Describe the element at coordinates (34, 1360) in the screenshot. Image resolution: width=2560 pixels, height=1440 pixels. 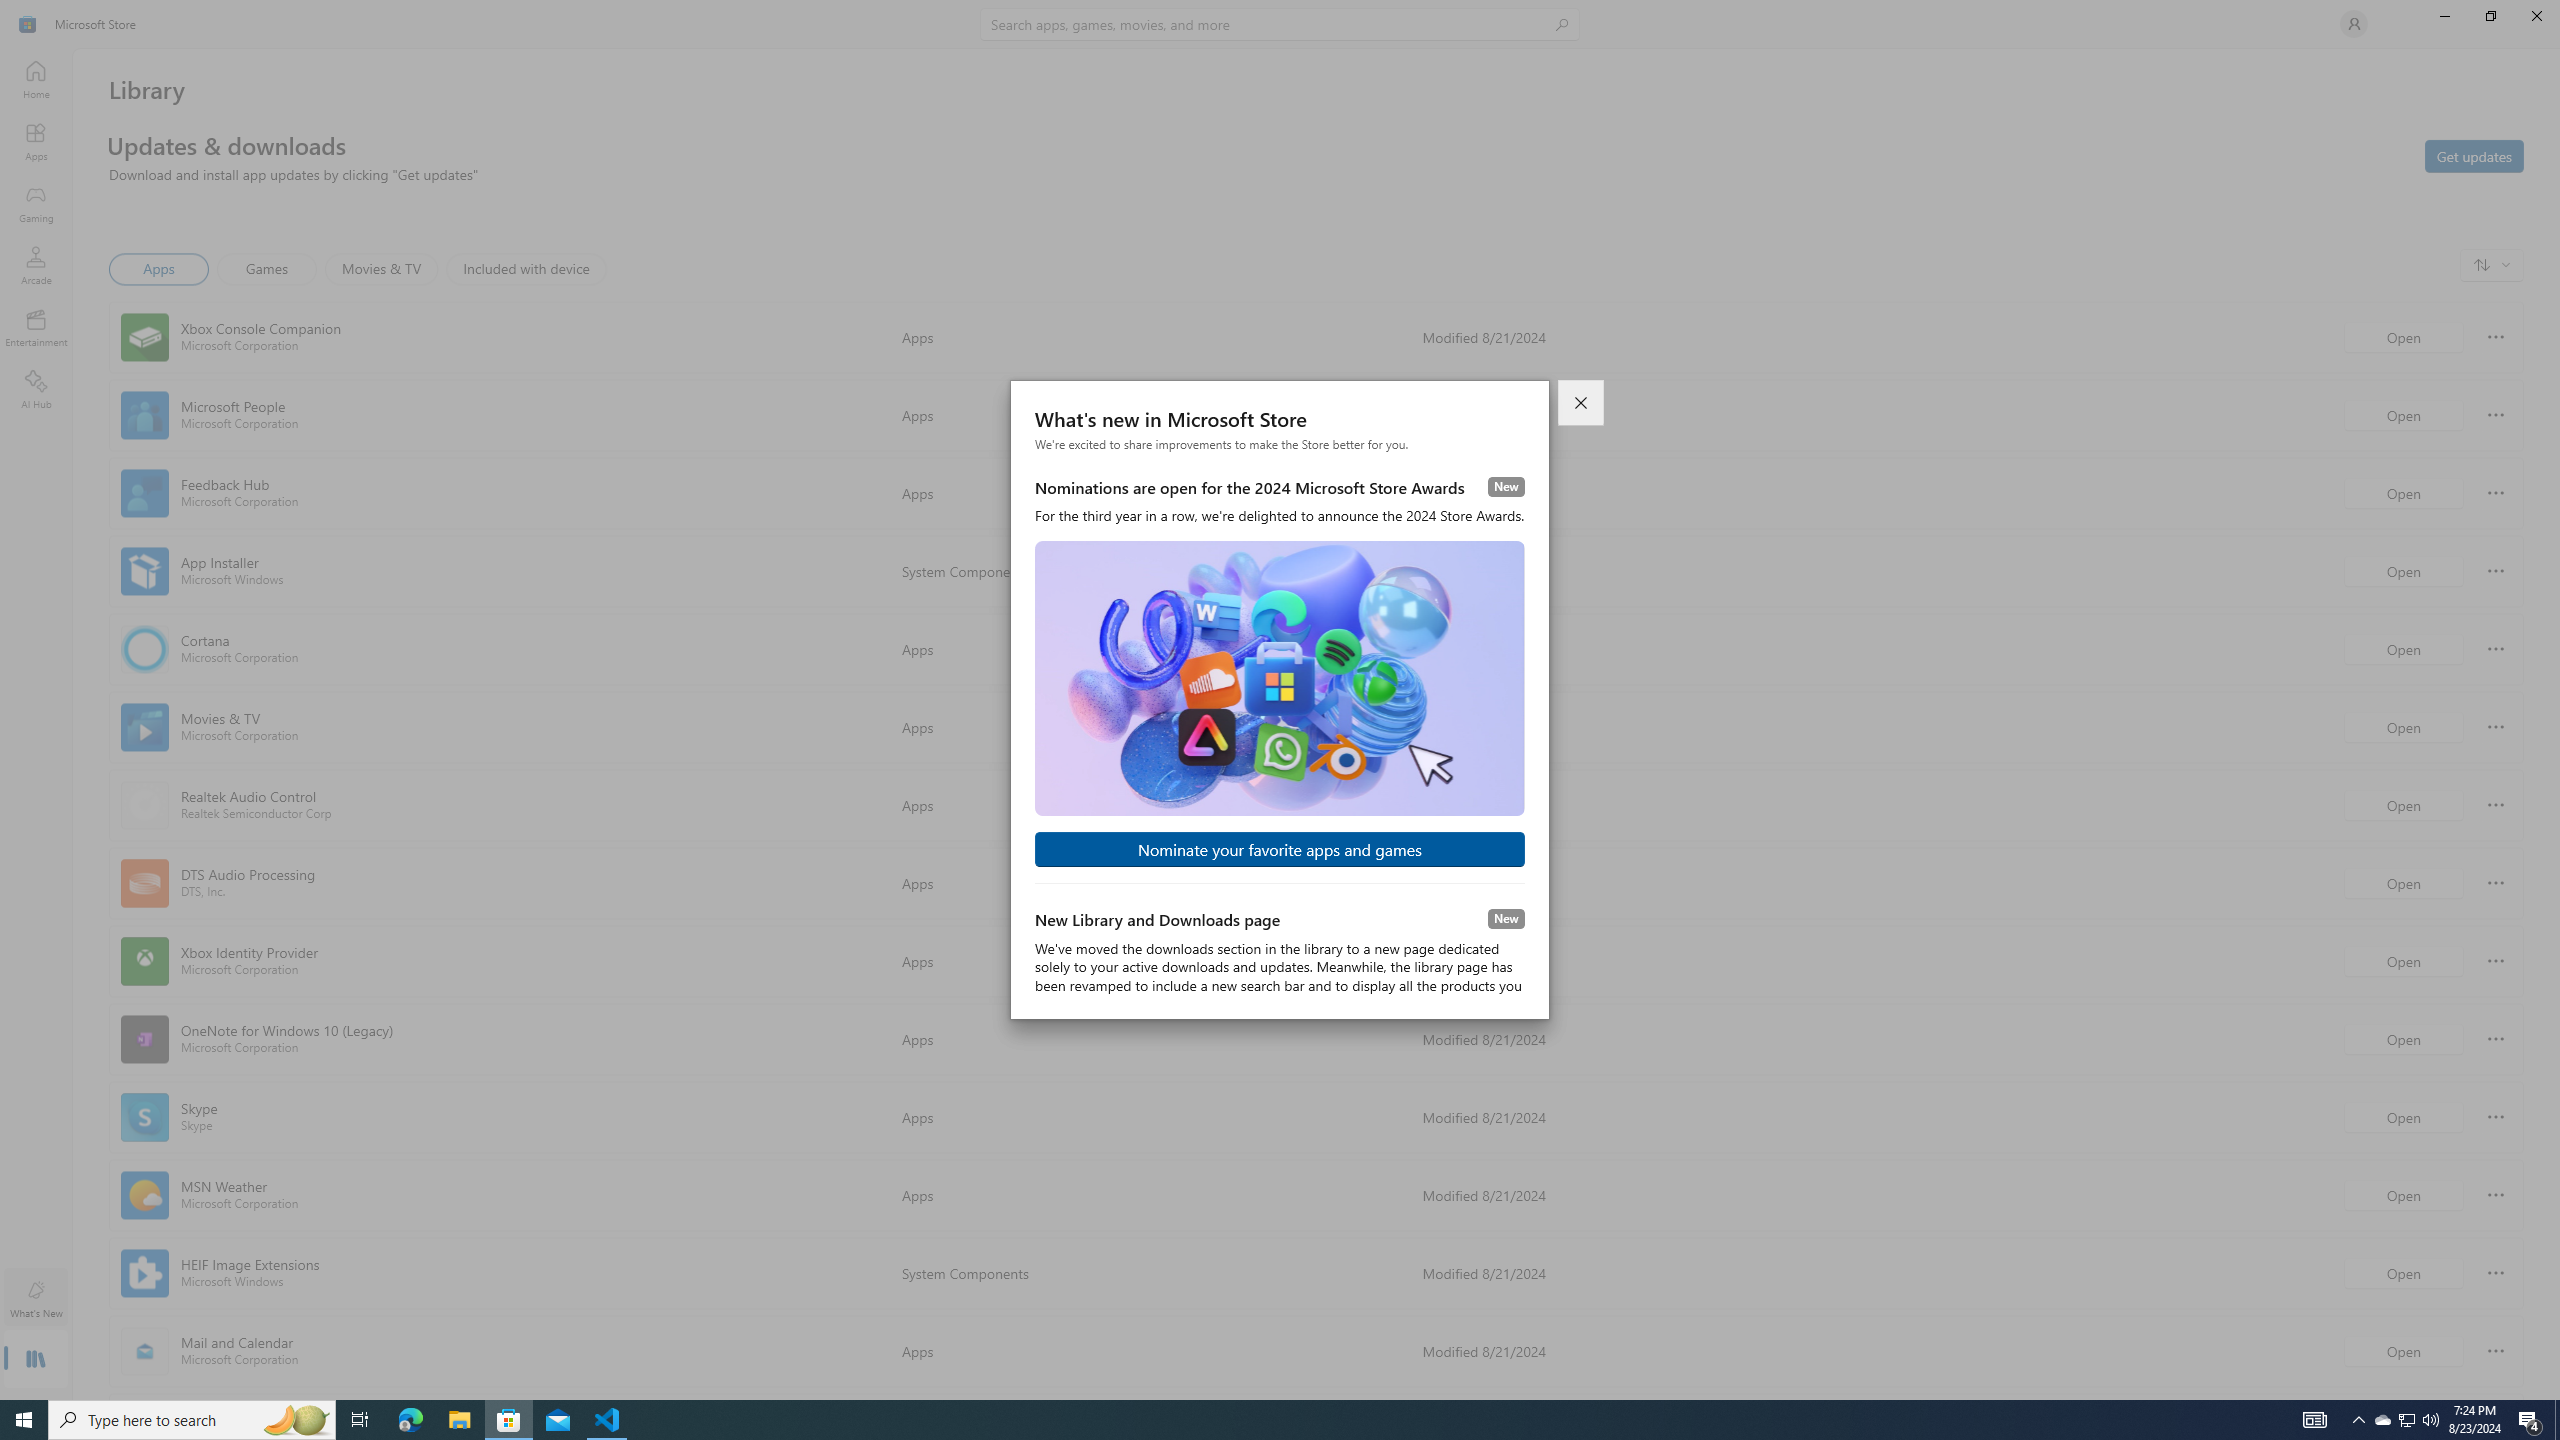
I see `'Library'` at that location.